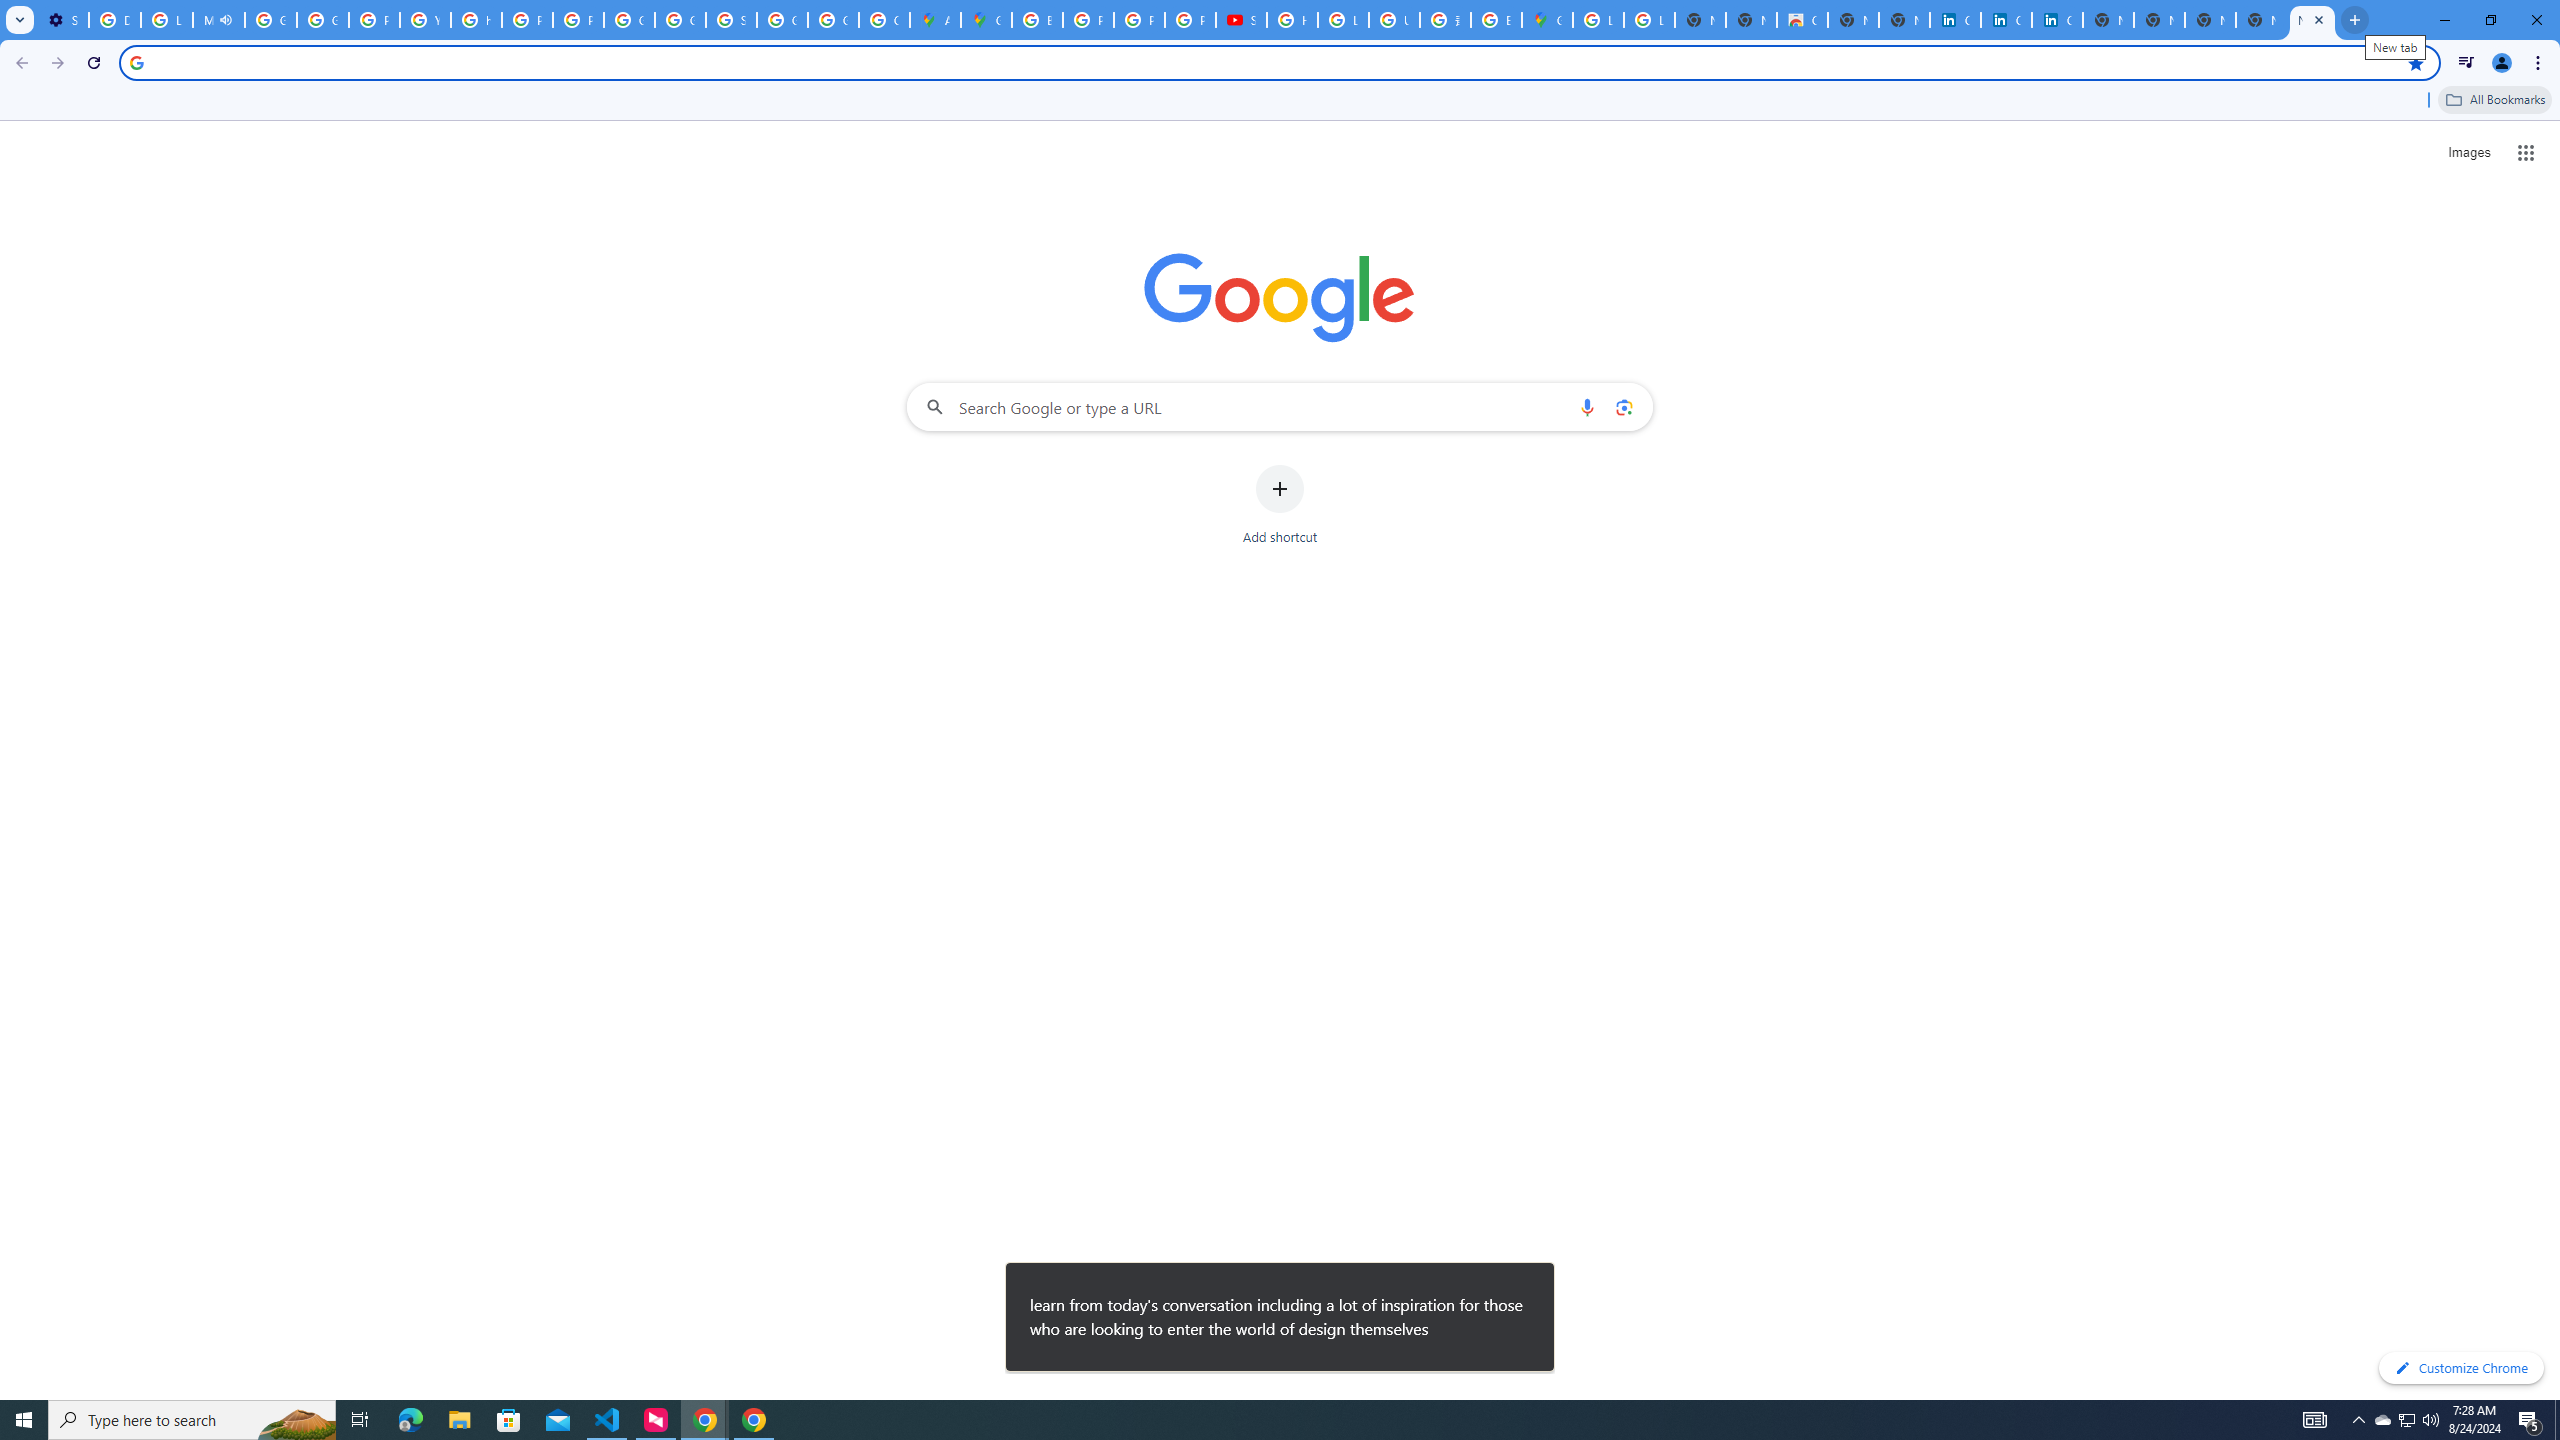  Describe the element at coordinates (1239, 19) in the screenshot. I see `'Subscriptions - YouTube'` at that location.